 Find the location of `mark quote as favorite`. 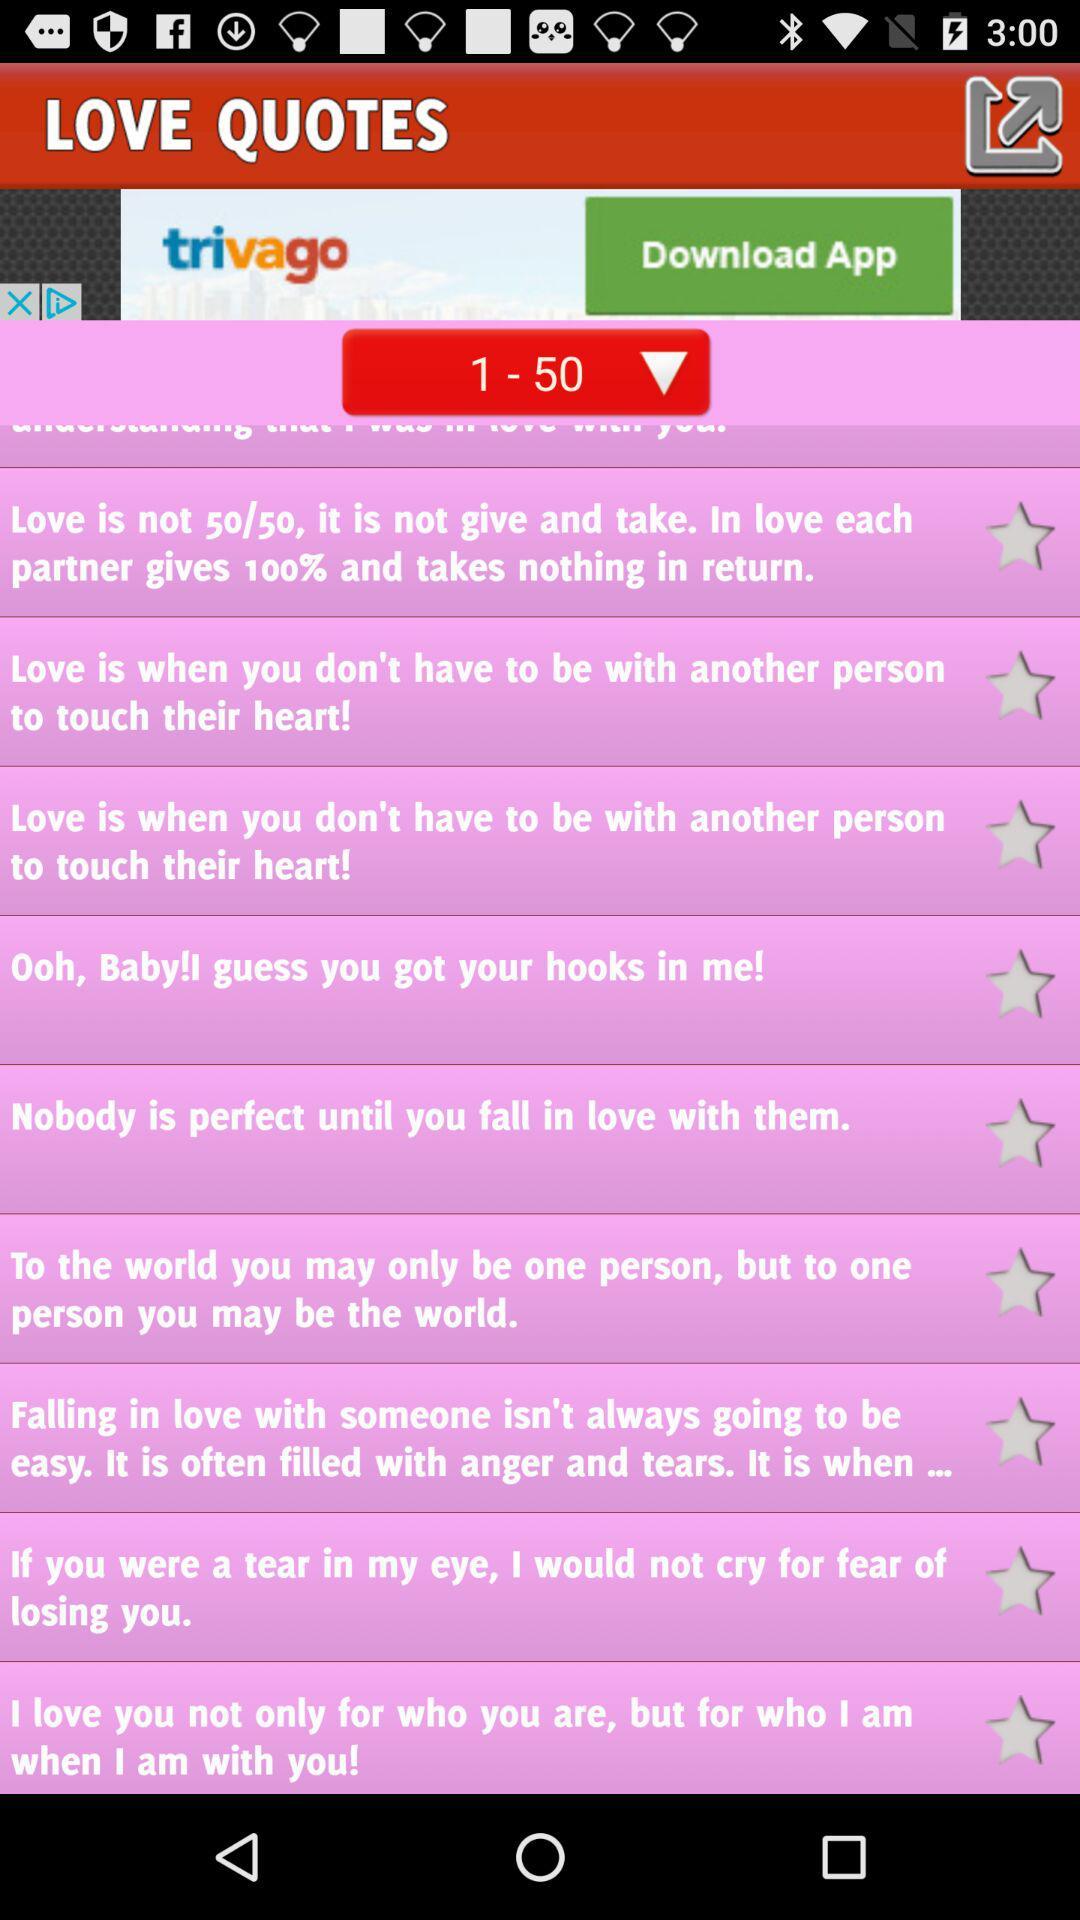

mark quote as favorite is located at coordinates (1032, 1430).